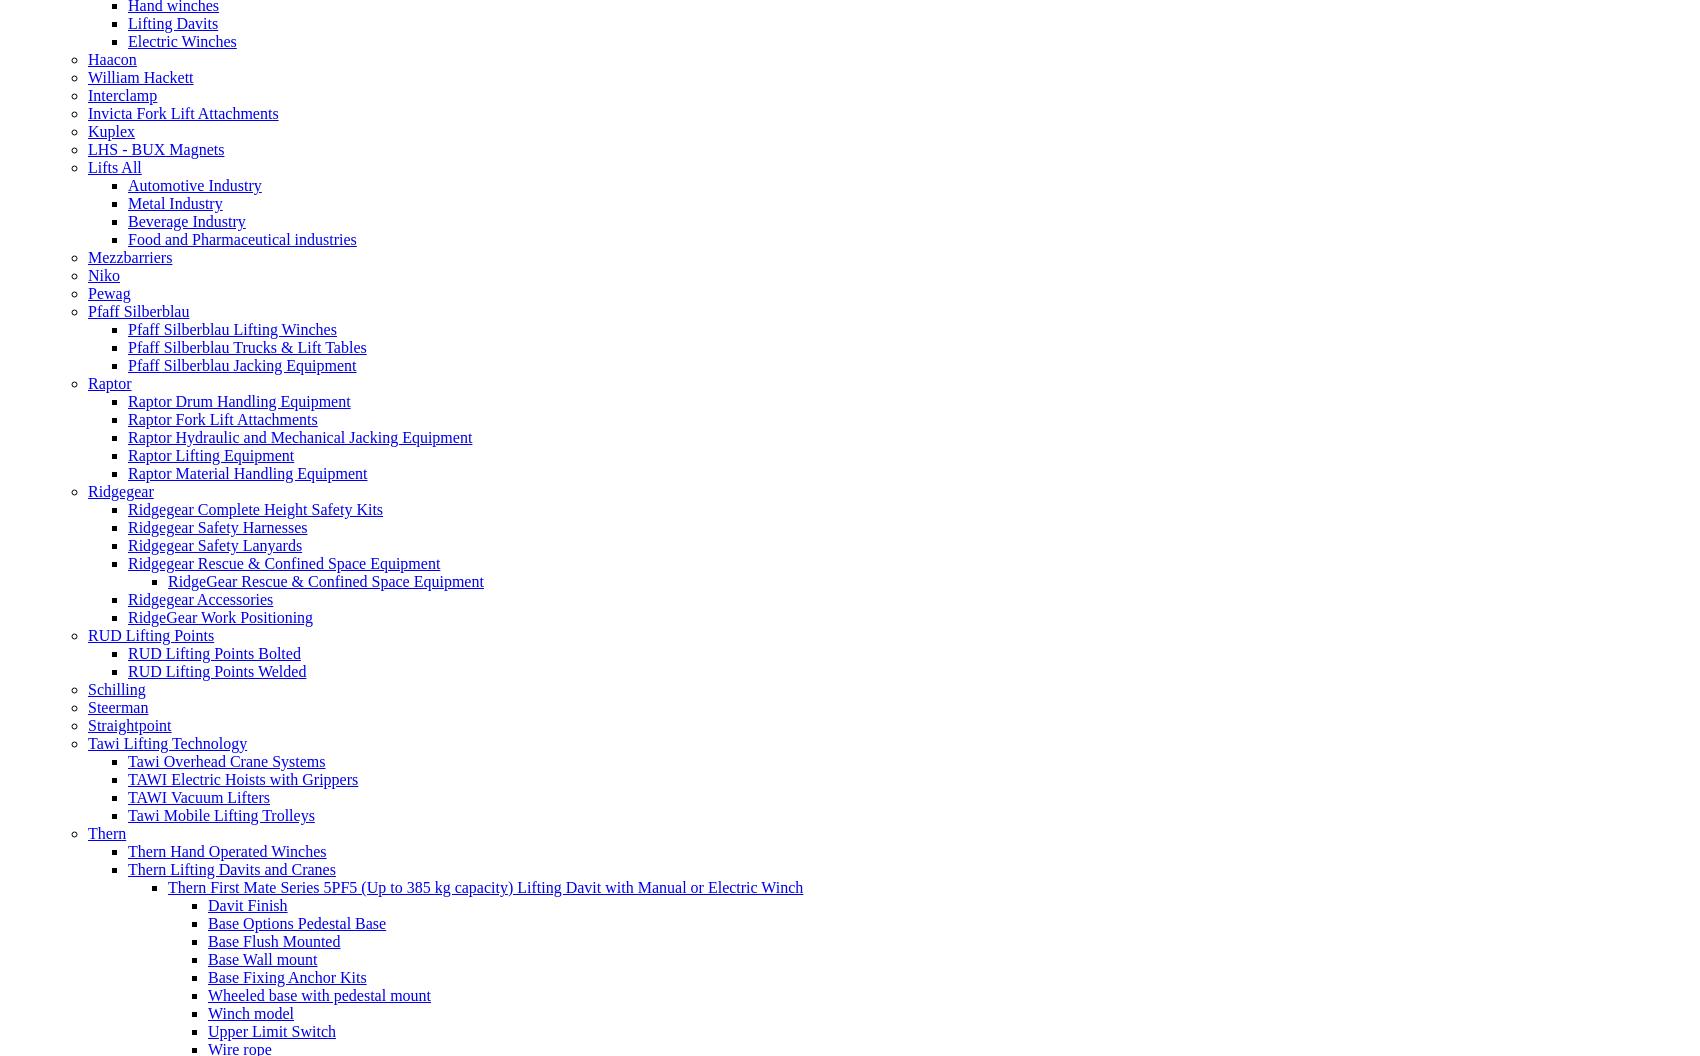 The height and width of the screenshot is (1056, 1700). I want to click on 'Thern First Mate Series 5PF5 (Up to 385 kg capacity) Lifting Davit with Manual or Electric Winch', so click(166, 885).